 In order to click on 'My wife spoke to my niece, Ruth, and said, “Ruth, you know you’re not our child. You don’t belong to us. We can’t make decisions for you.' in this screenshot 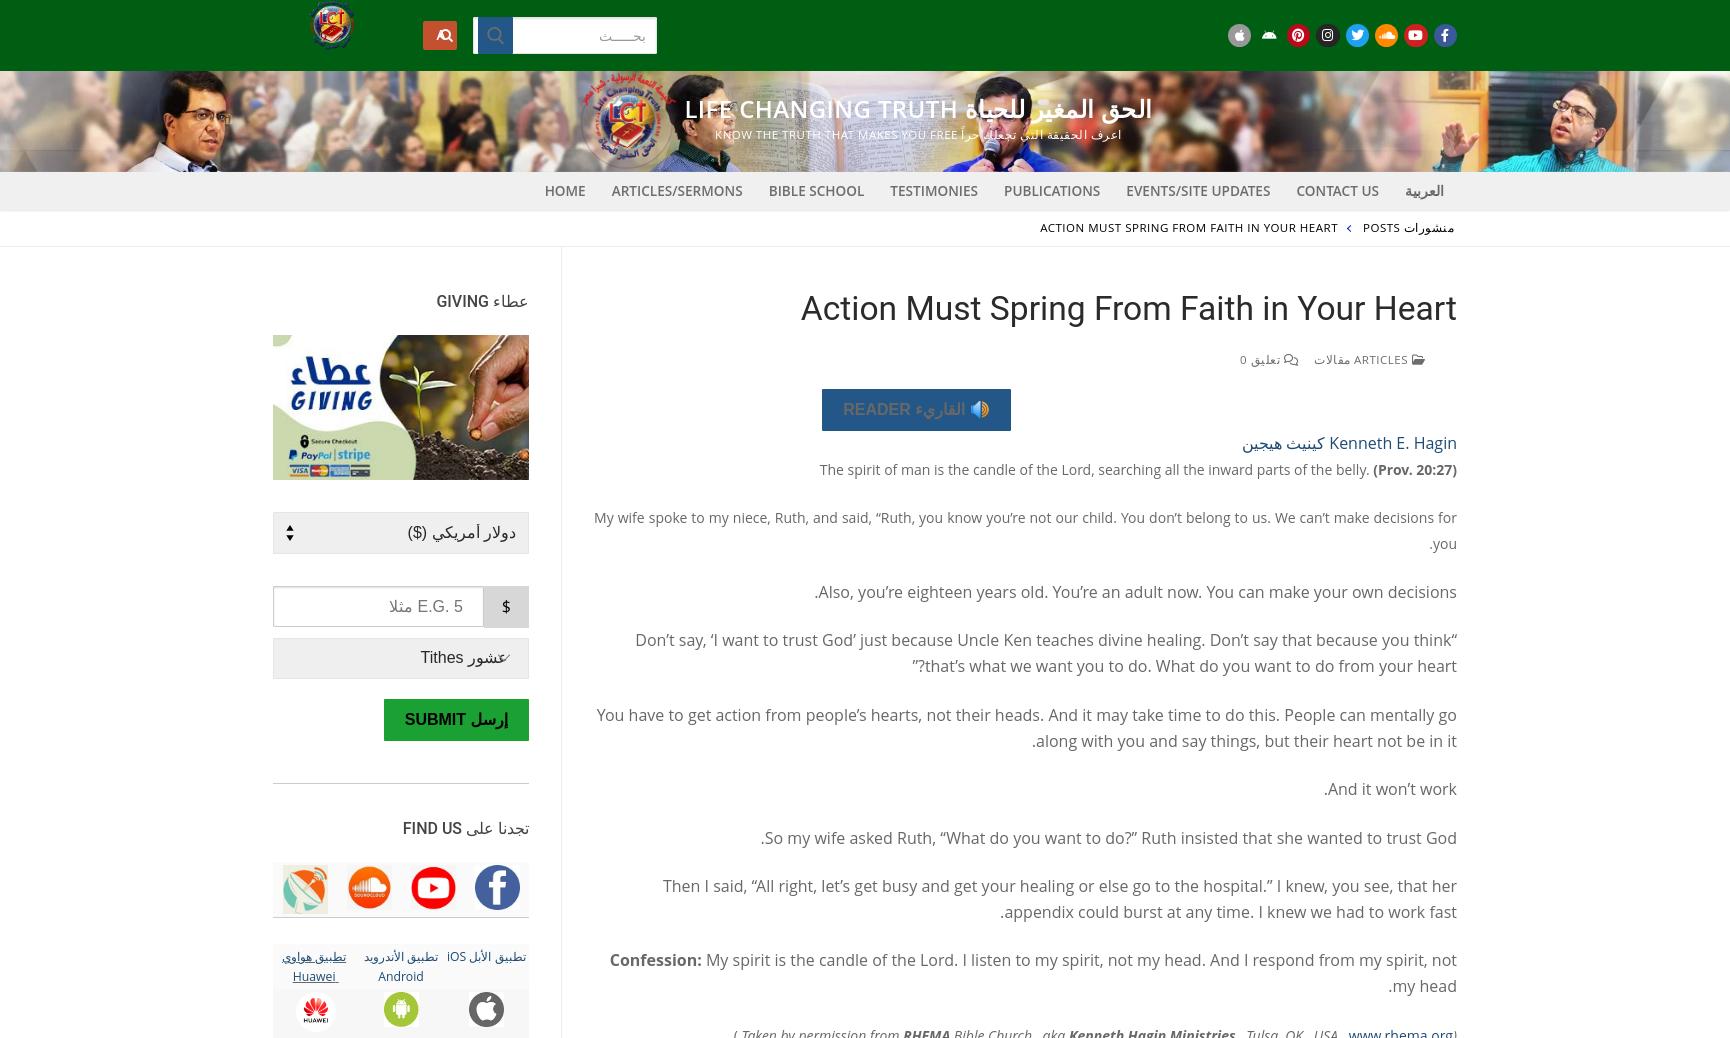, I will do `click(1024, 529)`.